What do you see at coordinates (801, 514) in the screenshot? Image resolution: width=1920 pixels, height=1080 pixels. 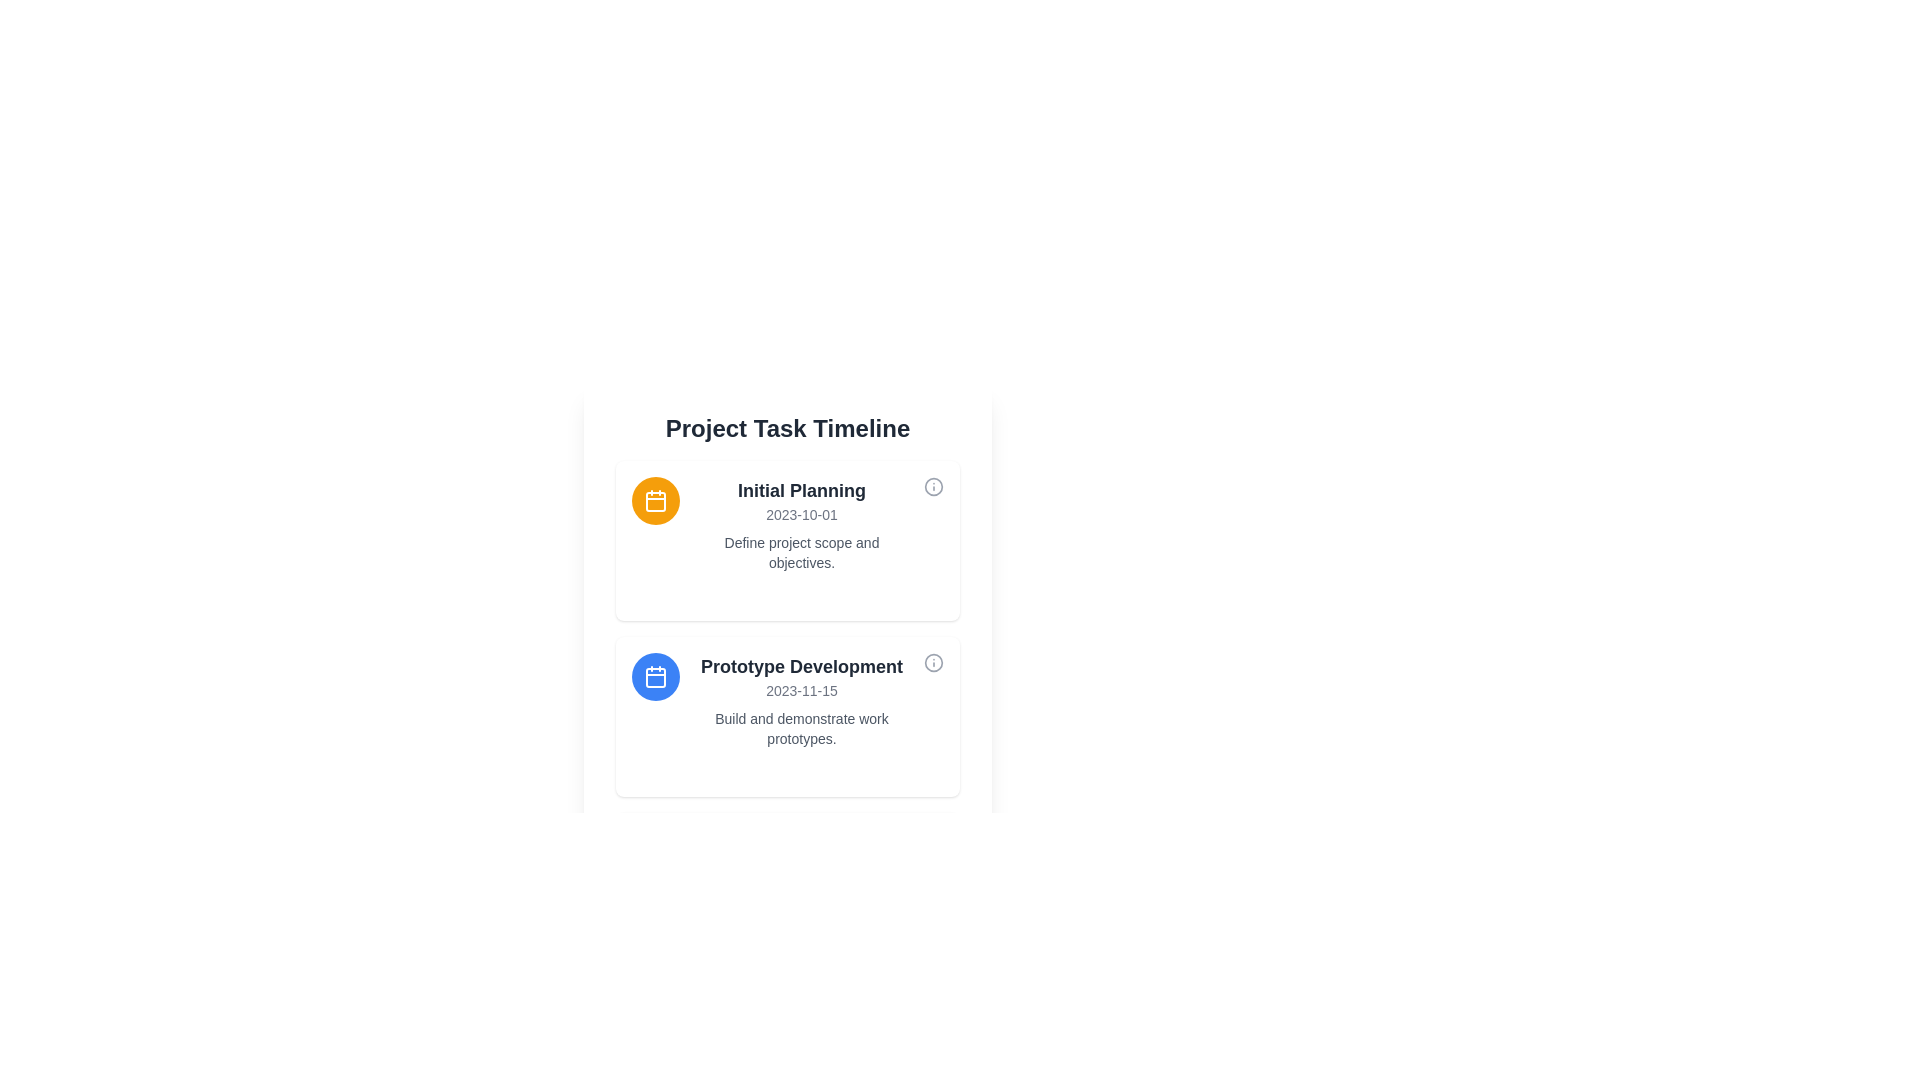 I see `the date text displaying '2023-10-01' located below the heading 'Initial Planning' and above the description 'Define project scope and objectives.'` at bounding box center [801, 514].